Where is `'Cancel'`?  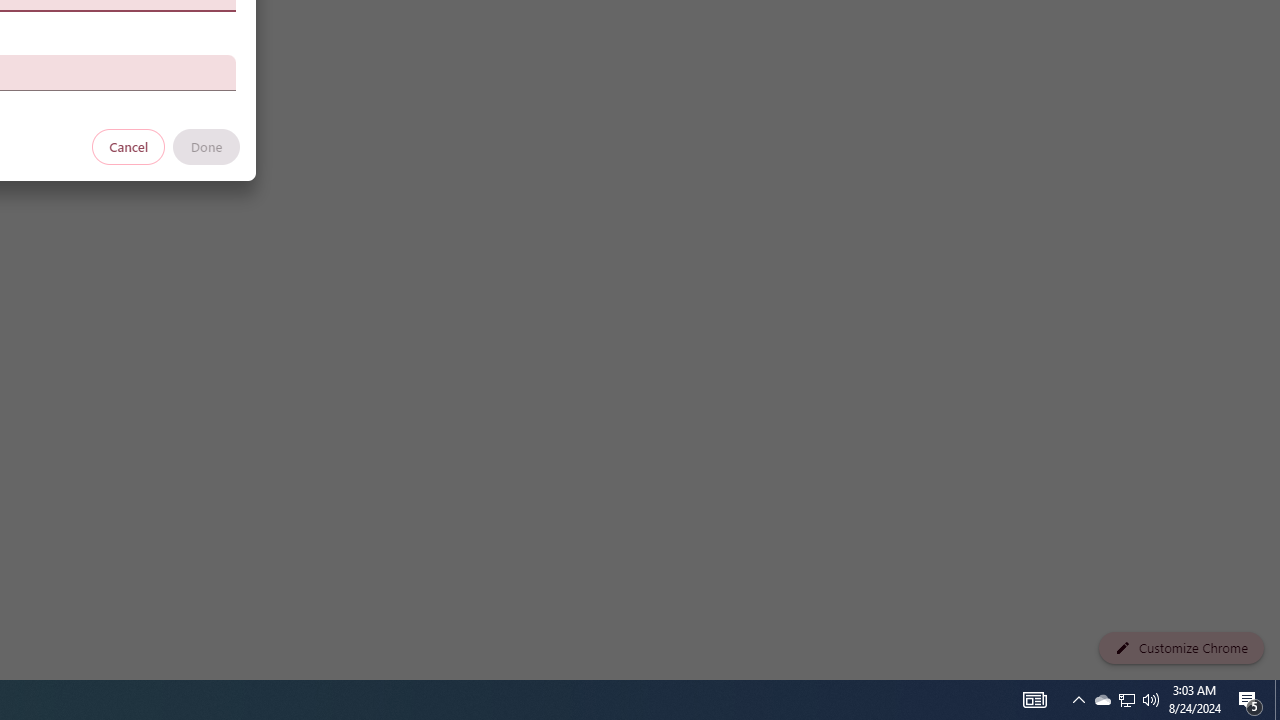
'Cancel' is located at coordinates (128, 145).